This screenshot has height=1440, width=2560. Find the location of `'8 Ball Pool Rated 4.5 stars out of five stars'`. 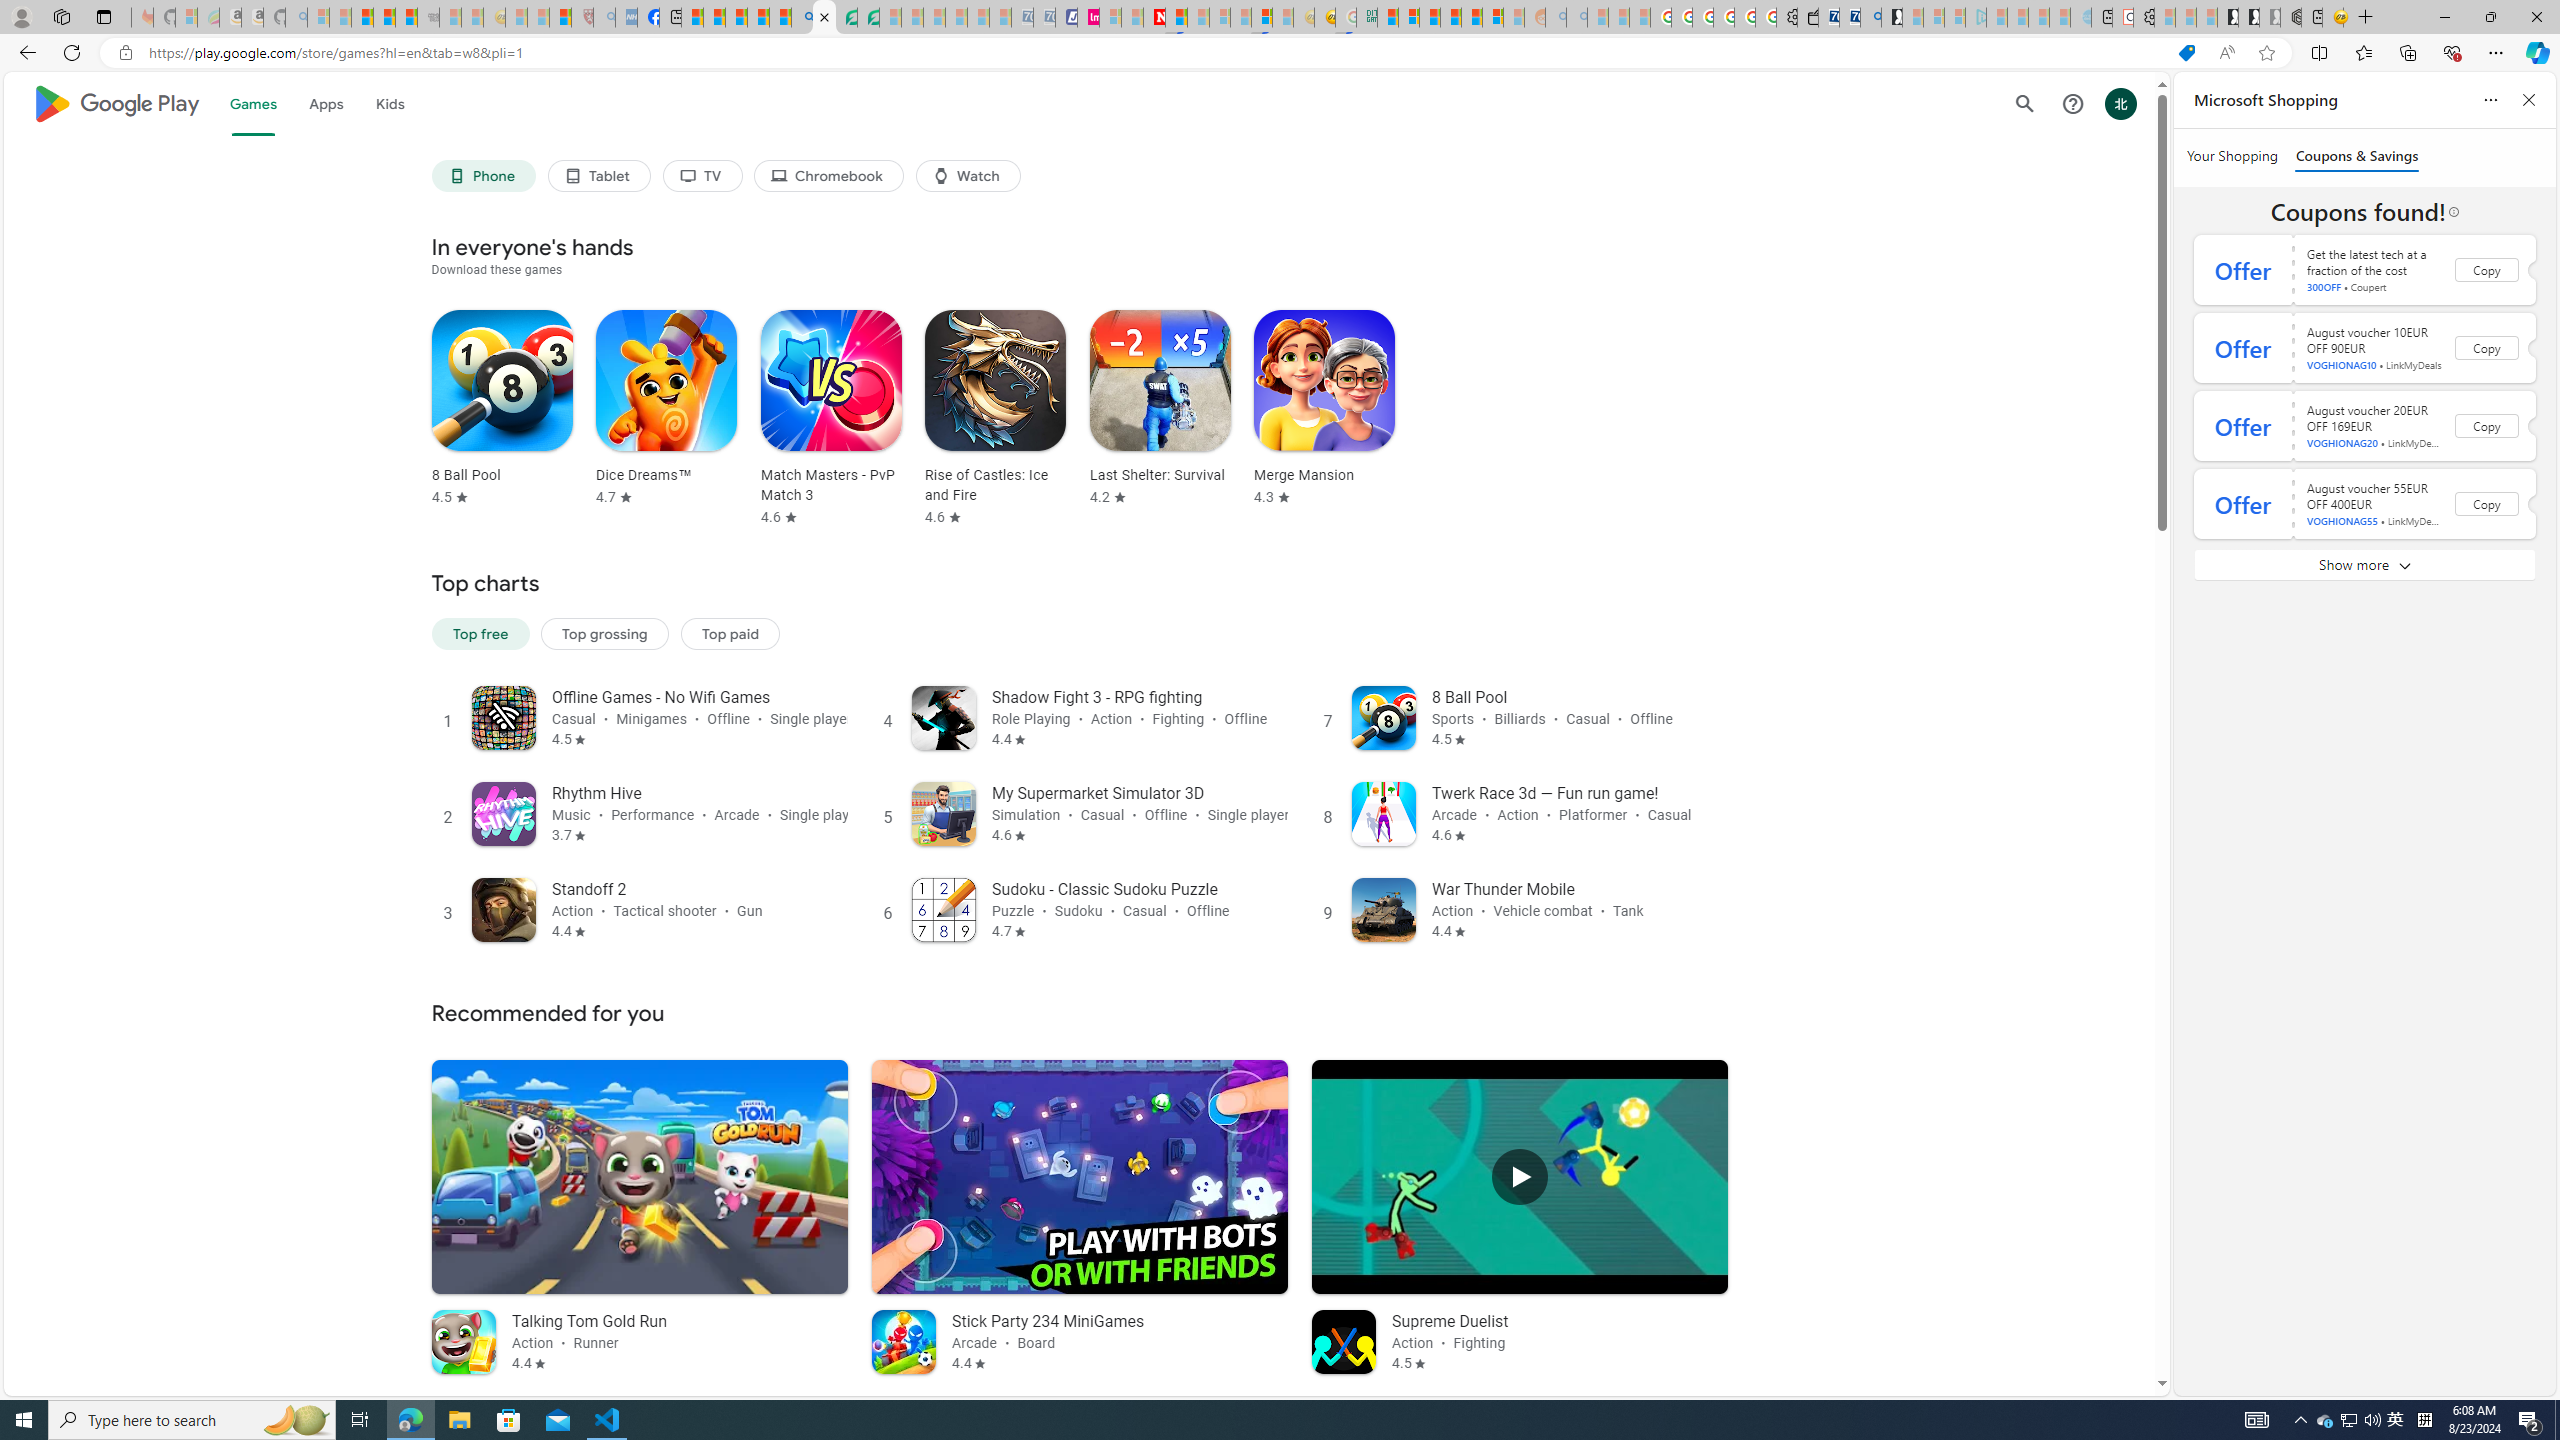

'8 Ball Pool Rated 4.5 stars out of five stars' is located at coordinates (501, 407).